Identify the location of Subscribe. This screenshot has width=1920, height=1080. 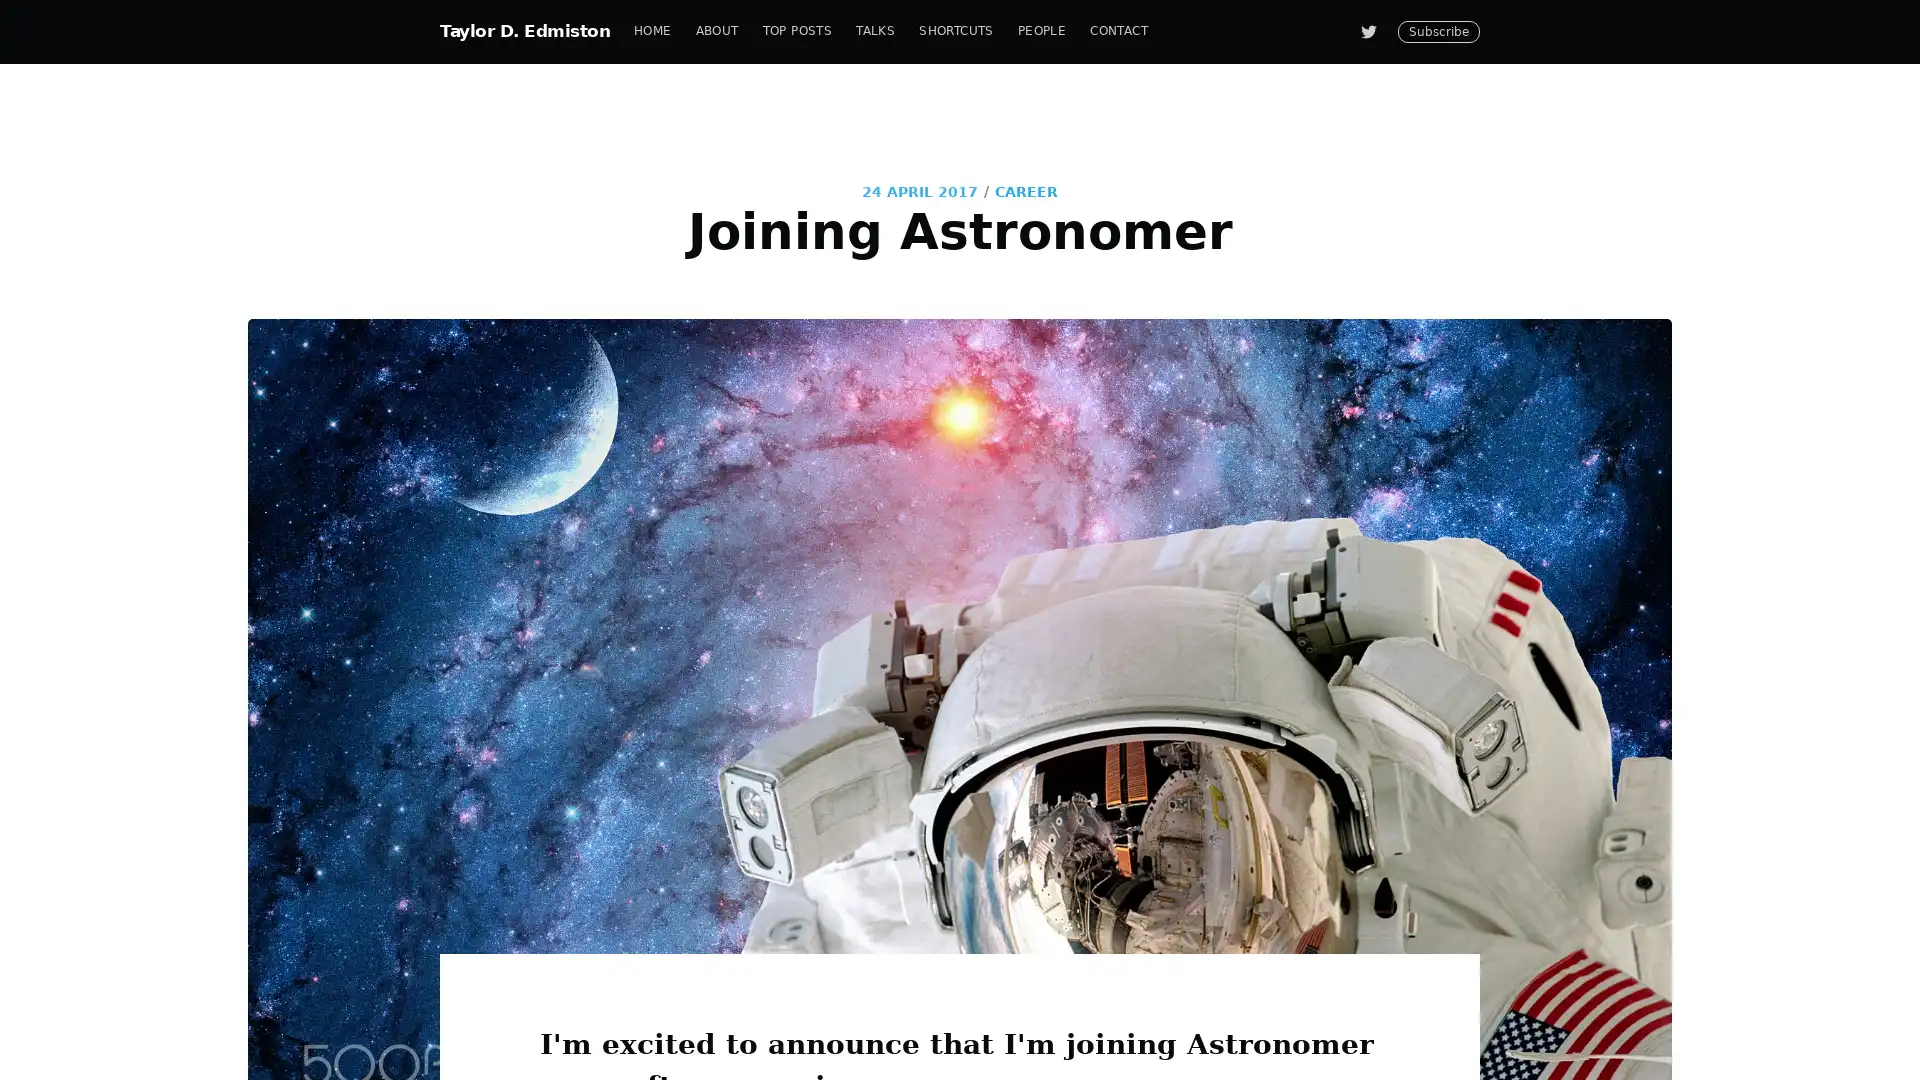
(1142, 613).